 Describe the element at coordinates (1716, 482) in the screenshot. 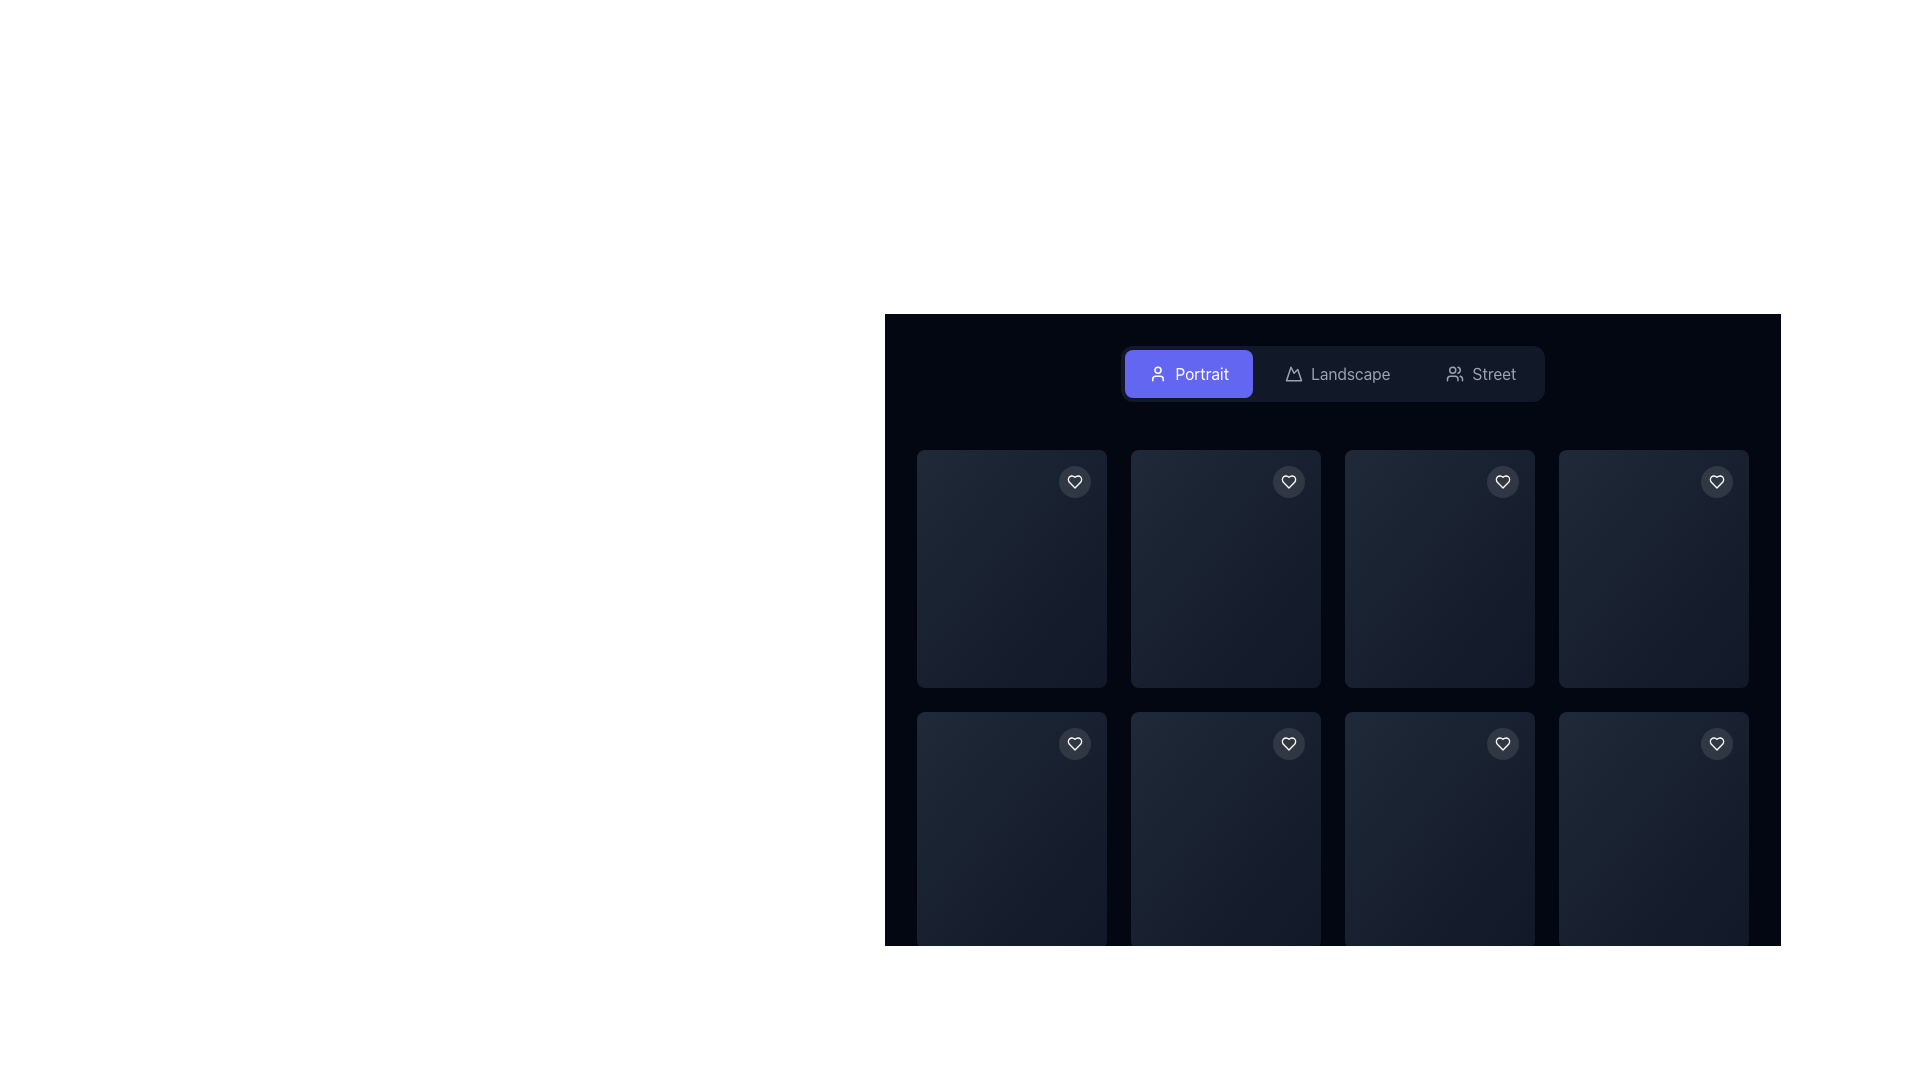

I see `the heart-shaped icon within the button located in the top-right corner of the last item in the grid layout to like or favorite the item` at that location.